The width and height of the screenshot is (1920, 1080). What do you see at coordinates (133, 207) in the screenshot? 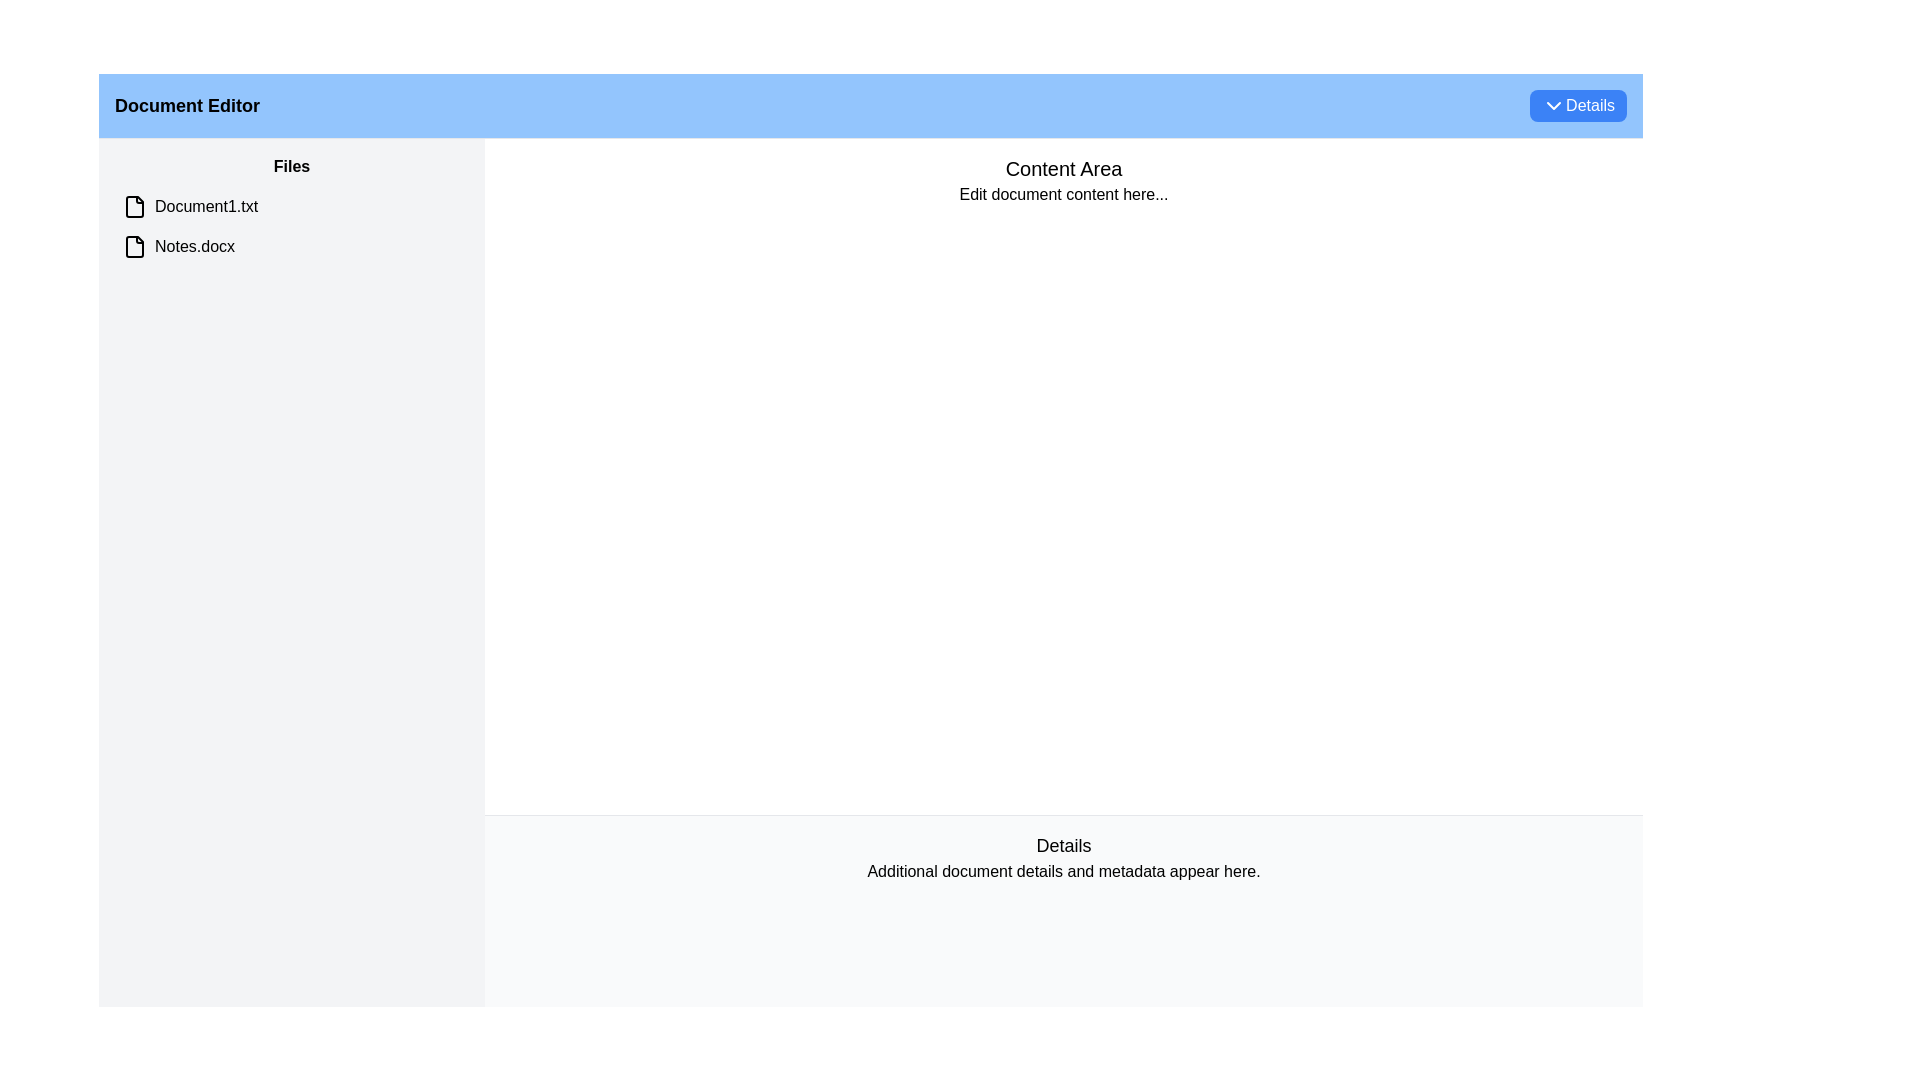
I see `the icon representing the 'Document1.txt' file located on the left side of the interface next to the 'Document1.txt' label` at bounding box center [133, 207].